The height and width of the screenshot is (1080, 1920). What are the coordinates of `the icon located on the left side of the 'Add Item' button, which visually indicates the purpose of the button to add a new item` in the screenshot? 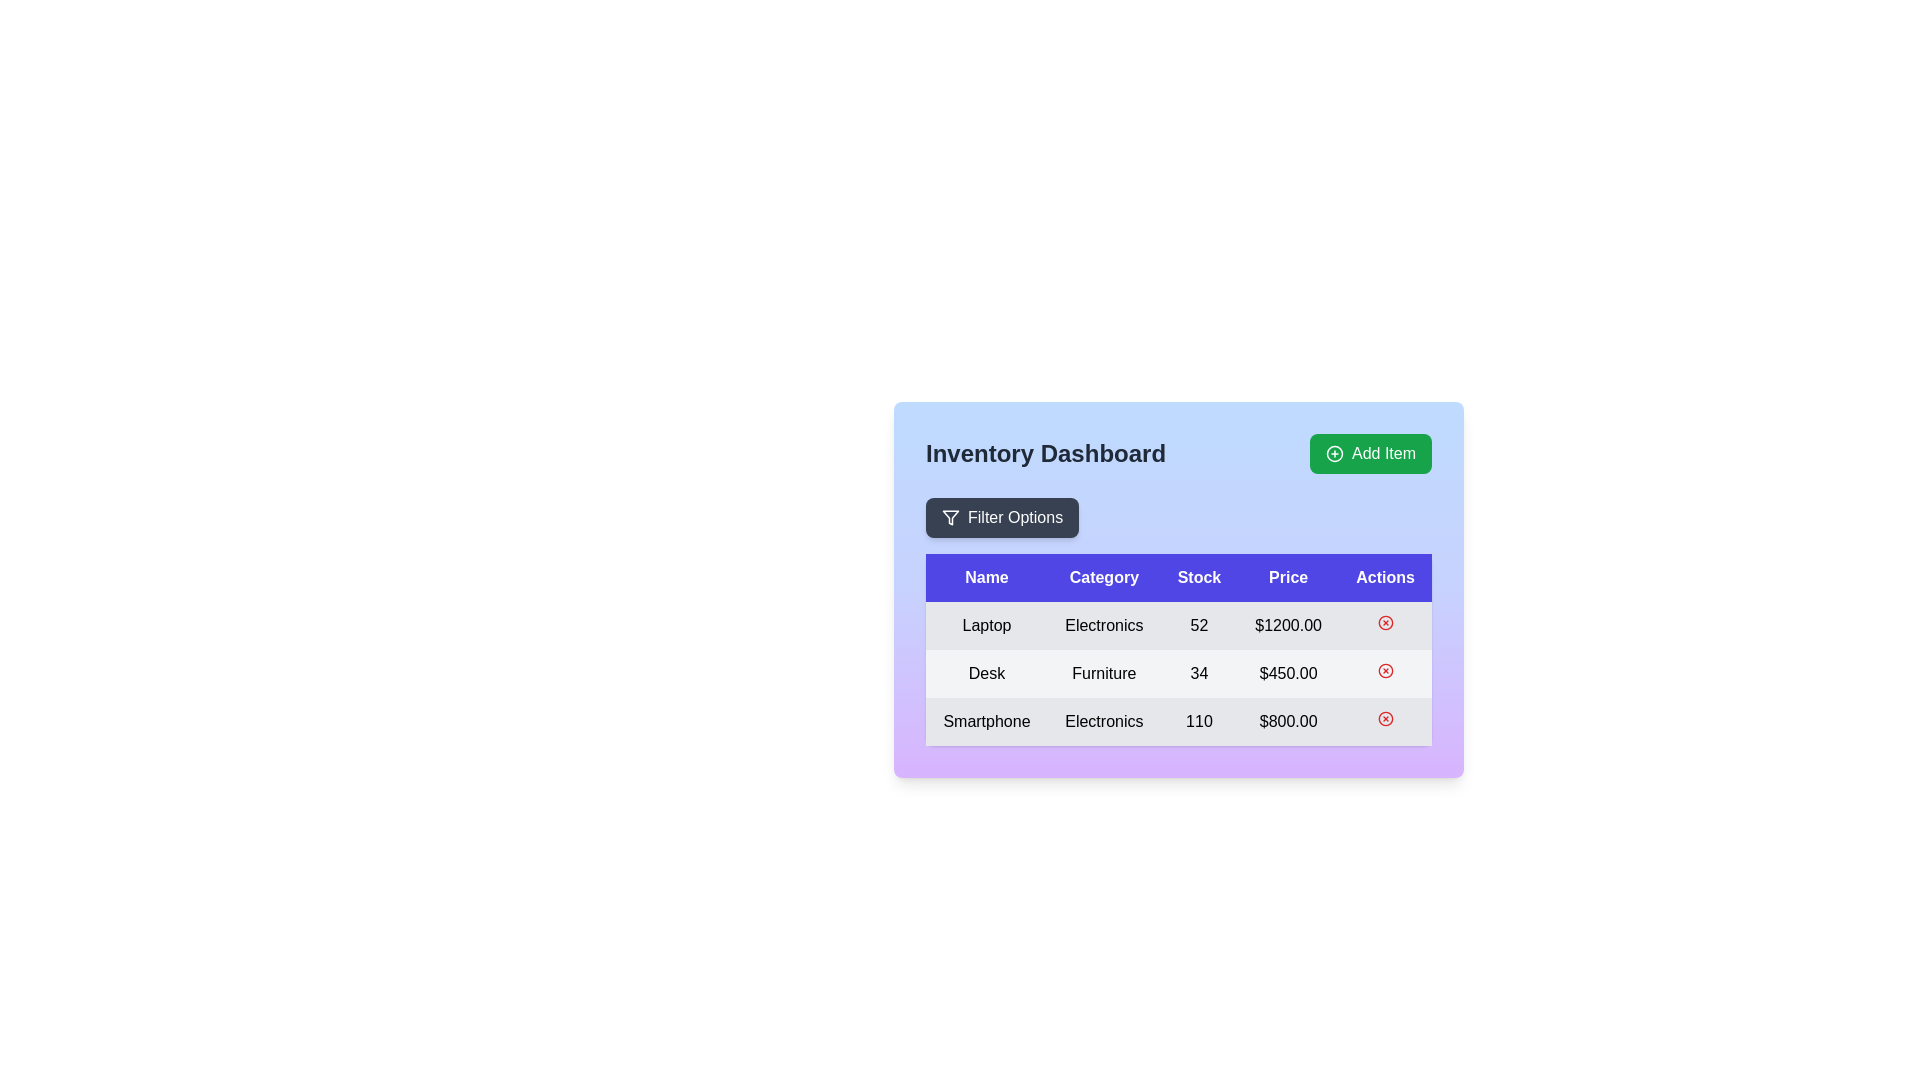 It's located at (1334, 454).